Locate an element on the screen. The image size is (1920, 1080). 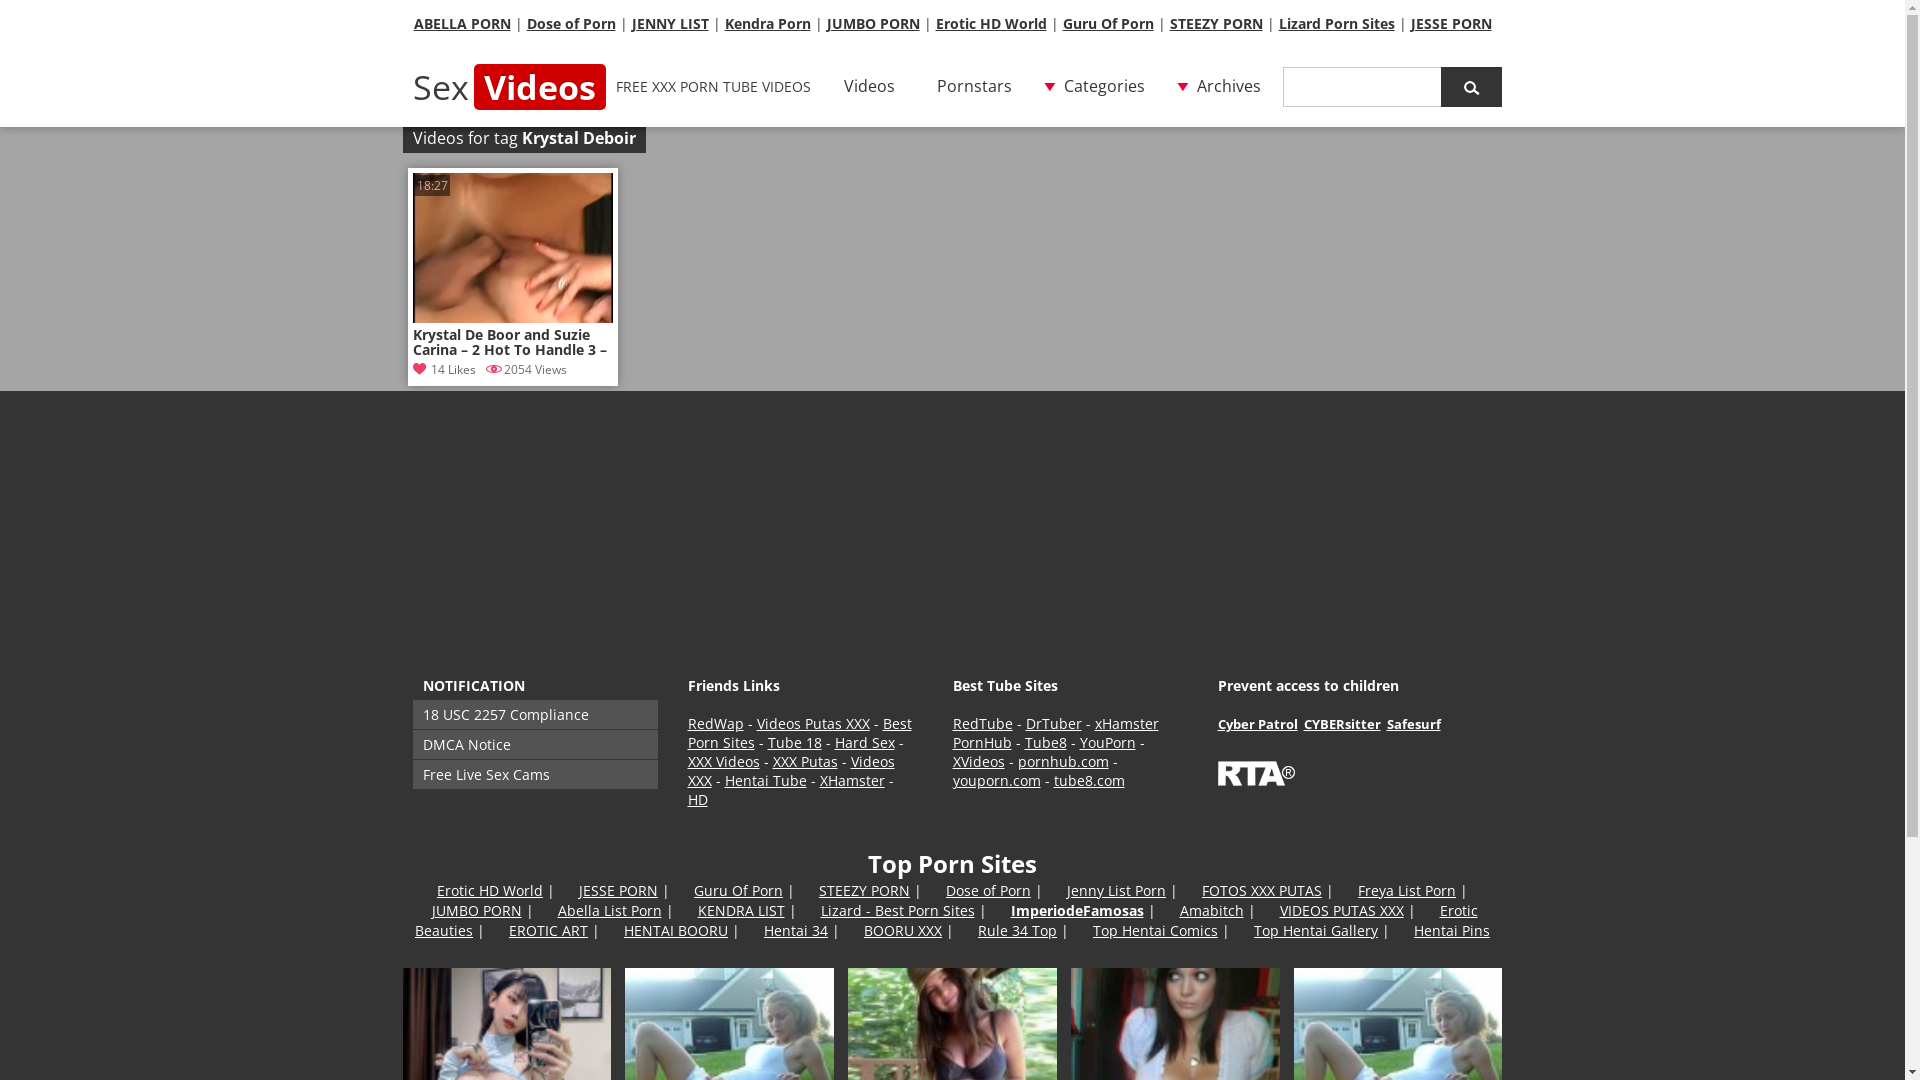
'Lizard Porn Sites' is located at coordinates (1335, 23).